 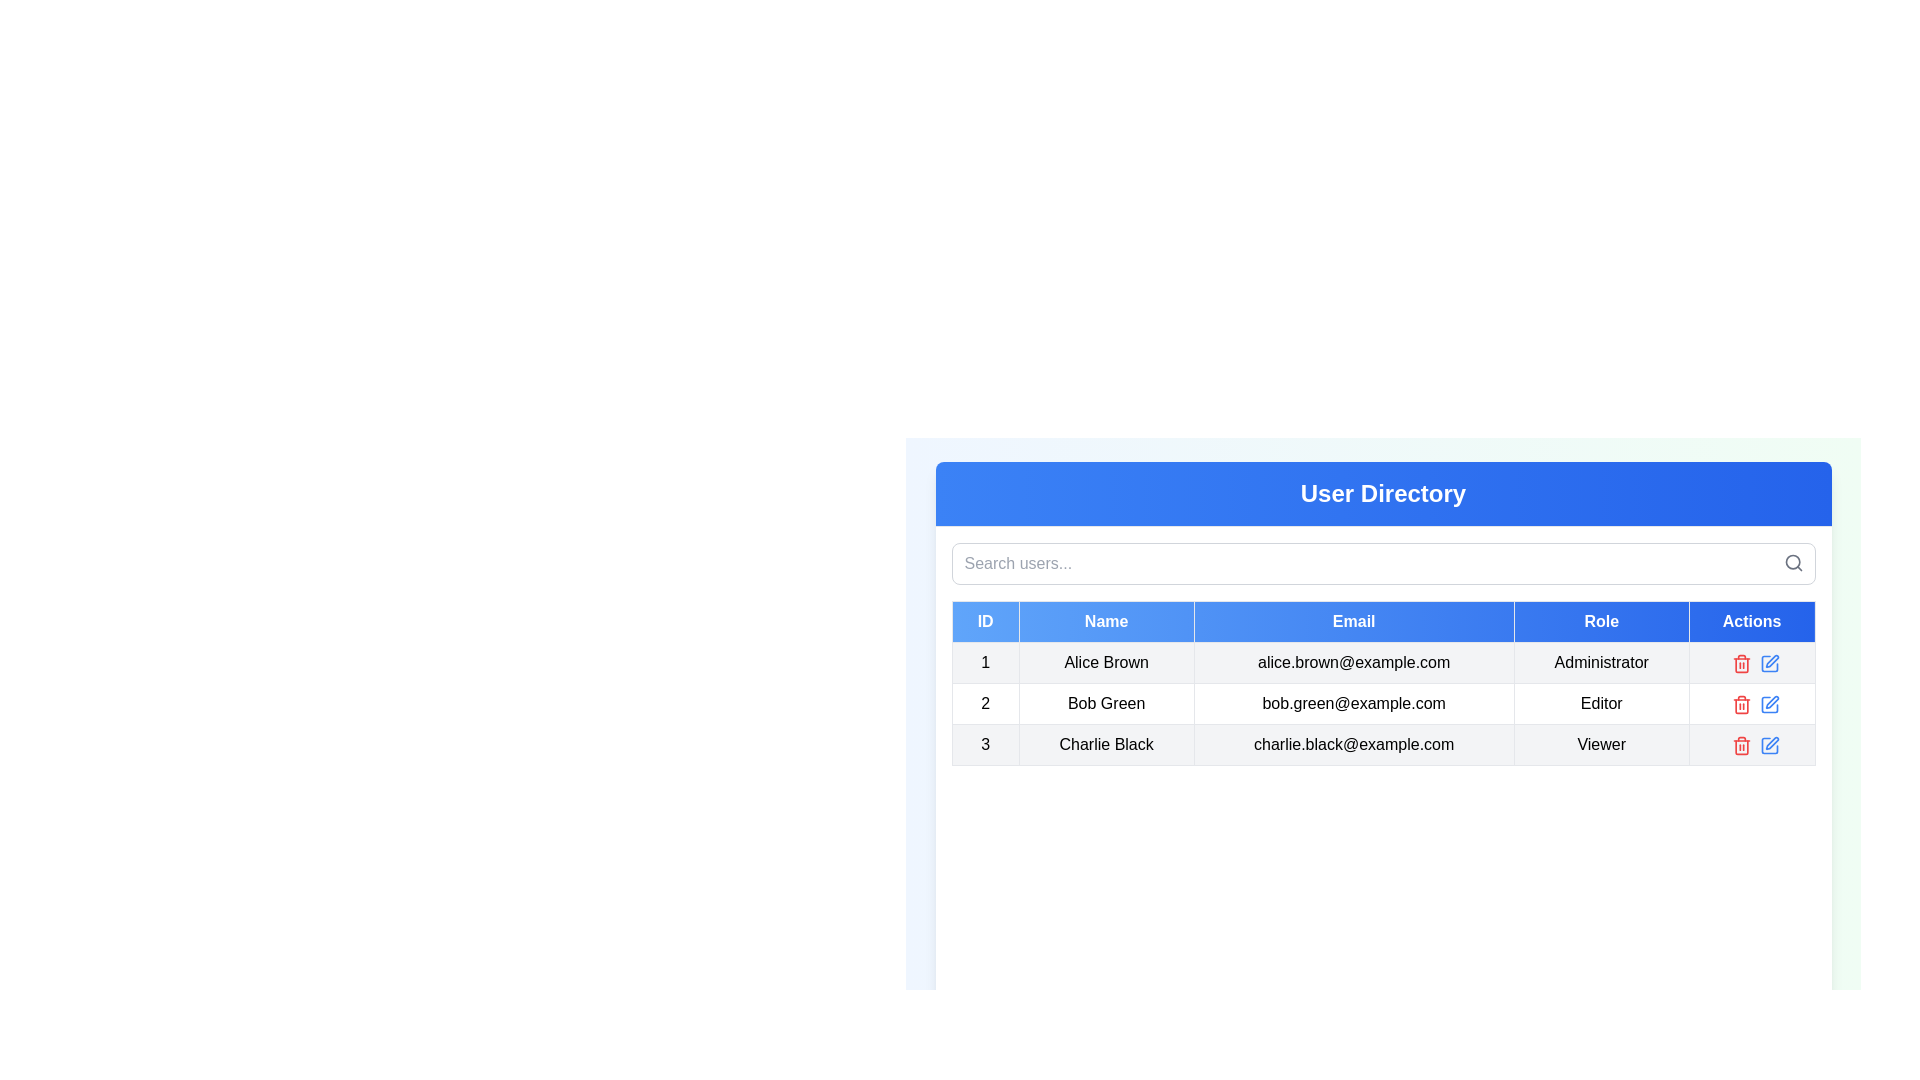 I want to click on the graphical representation of the rectangular outline of the trash can icon in the 'Actions' column of the last row of the user table, so click(x=1741, y=665).